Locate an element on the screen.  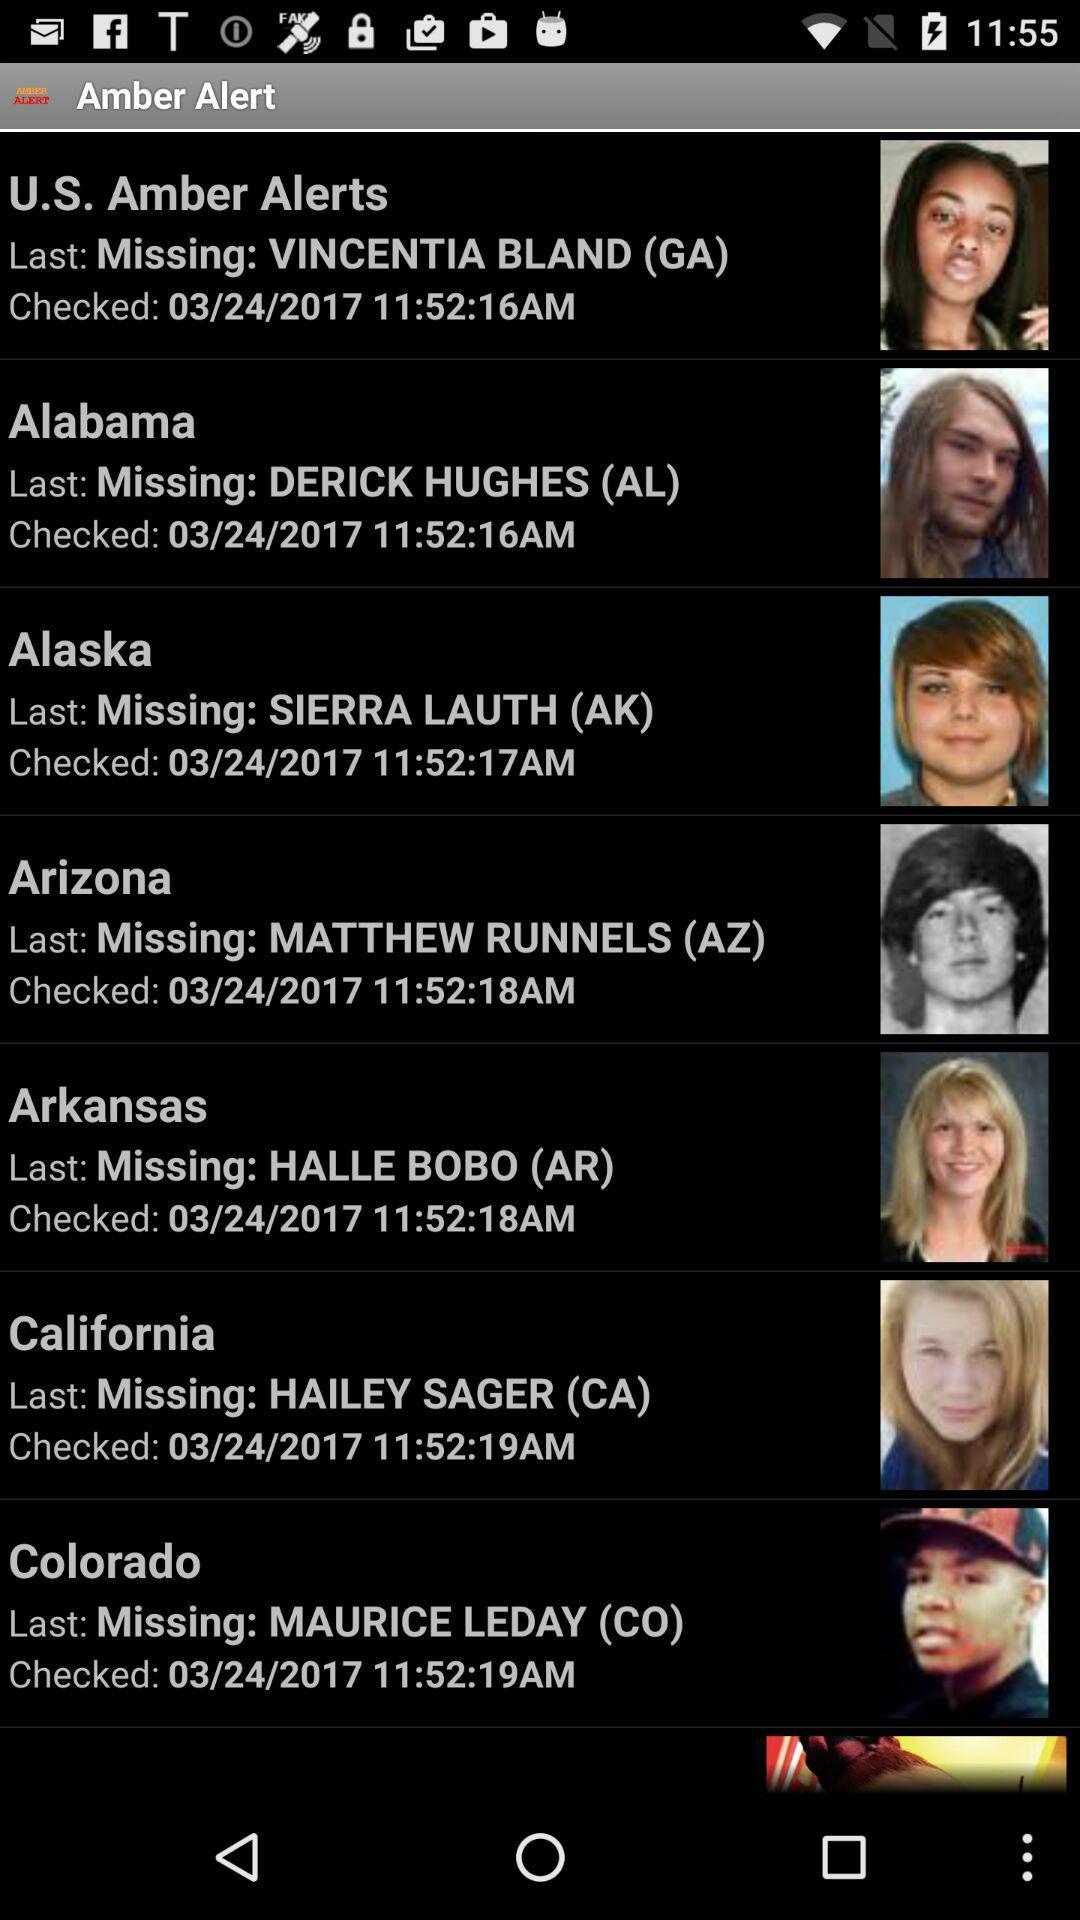
arkansas is located at coordinates (434, 1102).